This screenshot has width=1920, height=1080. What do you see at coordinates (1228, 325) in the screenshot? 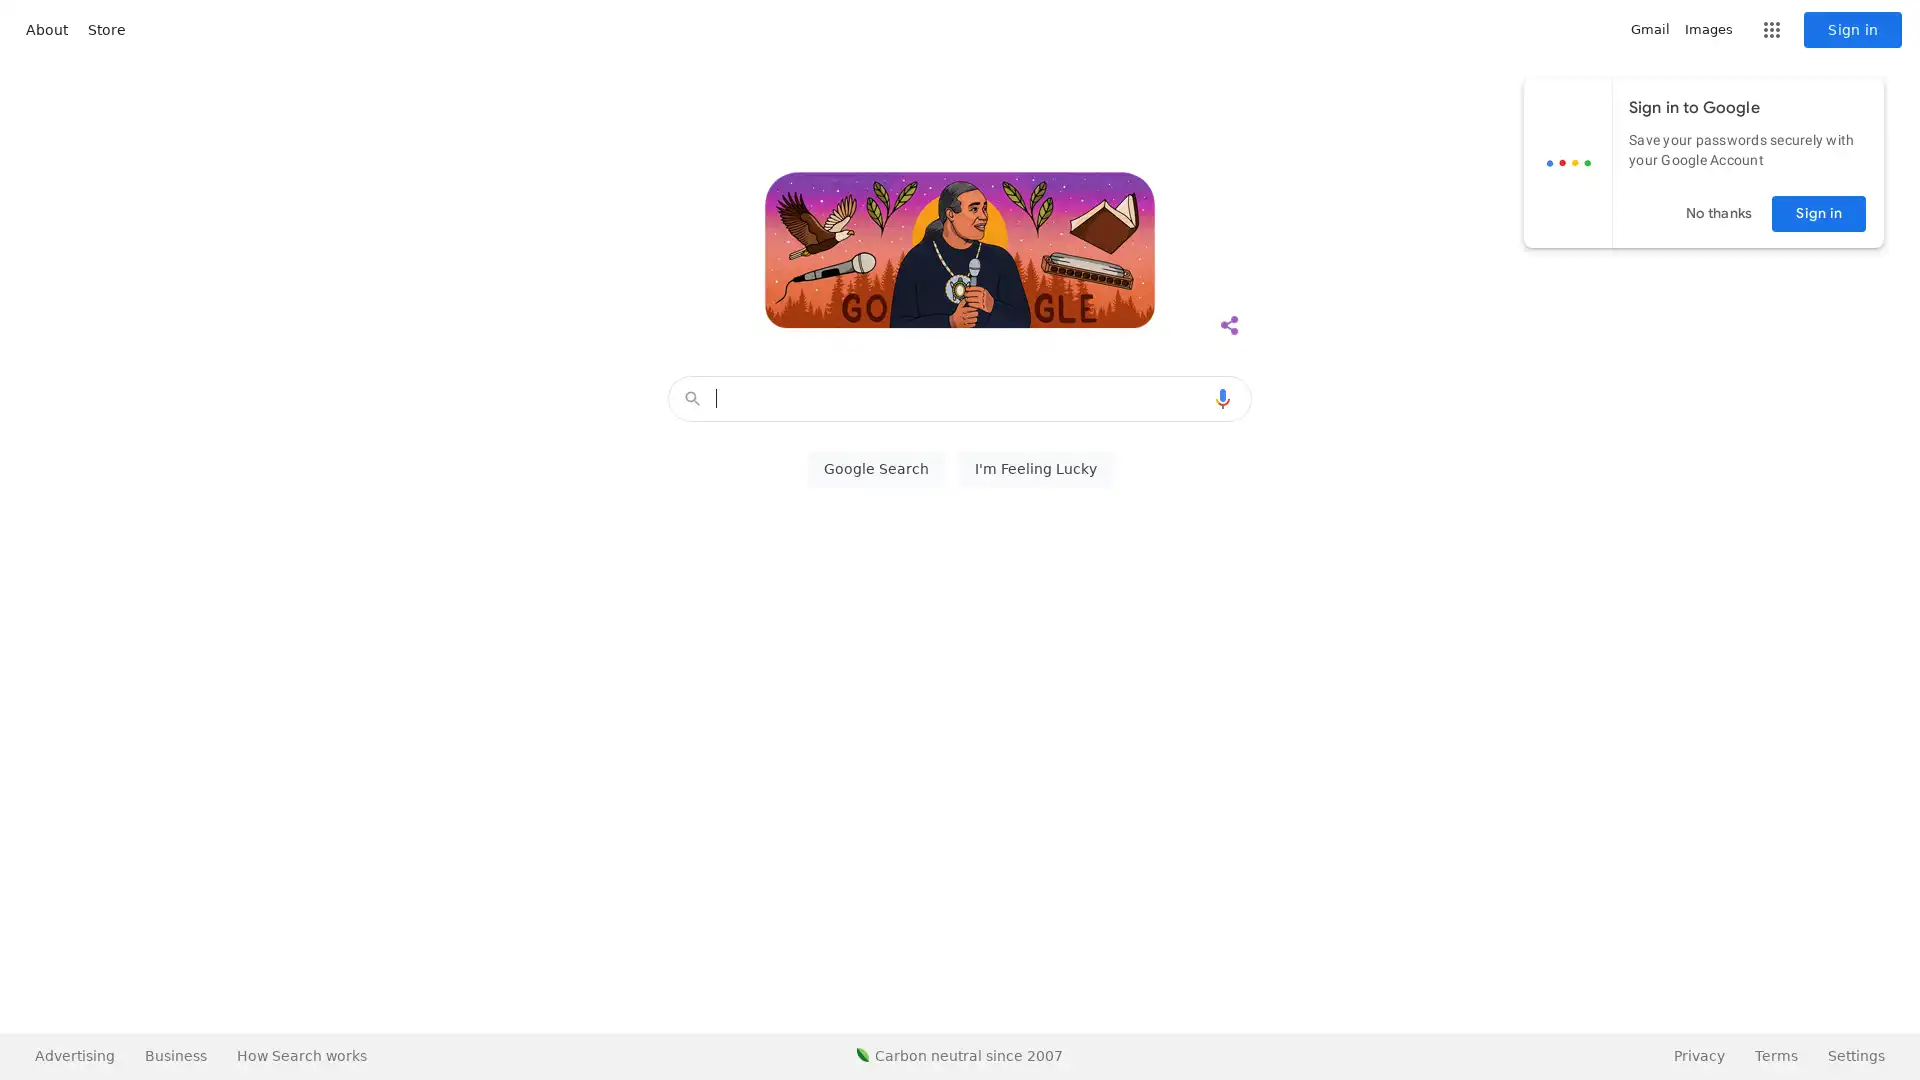
I see `Share` at bounding box center [1228, 325].